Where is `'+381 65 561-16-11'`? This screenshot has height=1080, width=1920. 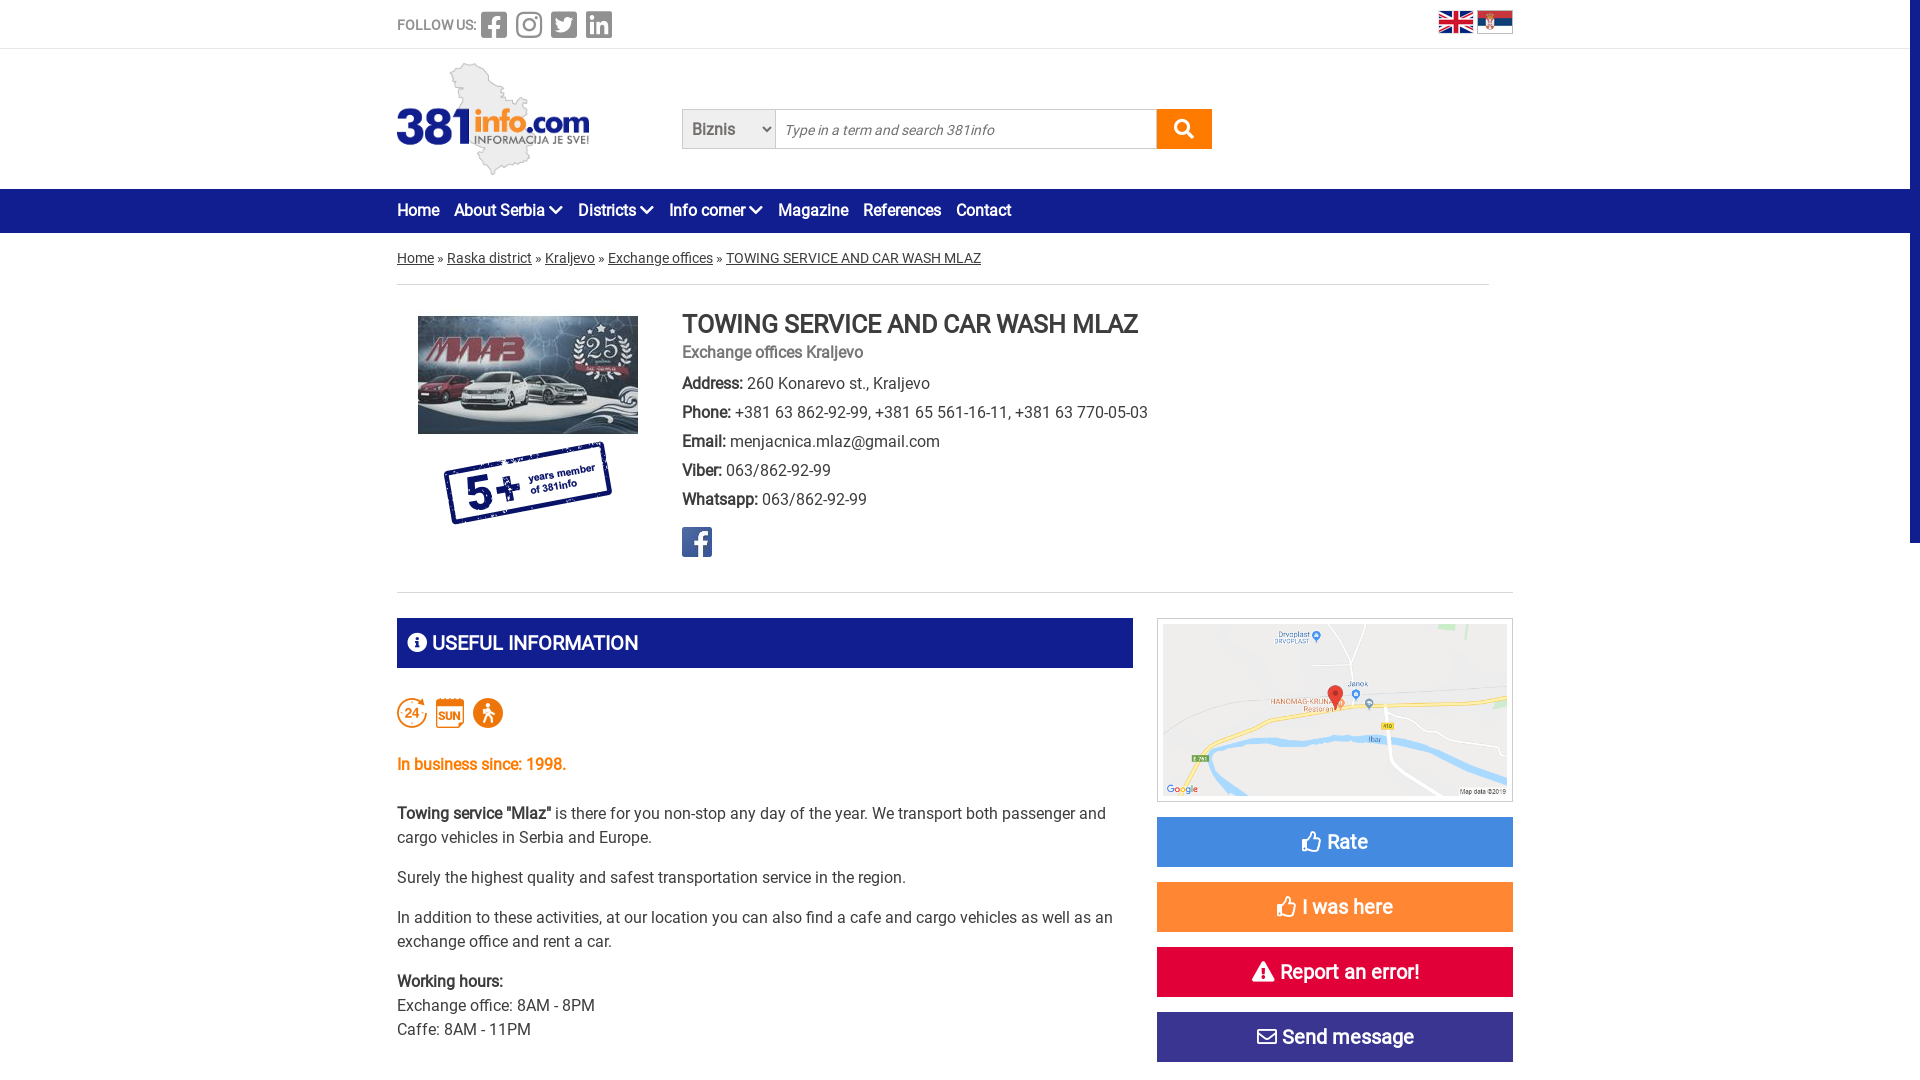
'+381 65 561-16-11' is located at coordinates (874, 411).